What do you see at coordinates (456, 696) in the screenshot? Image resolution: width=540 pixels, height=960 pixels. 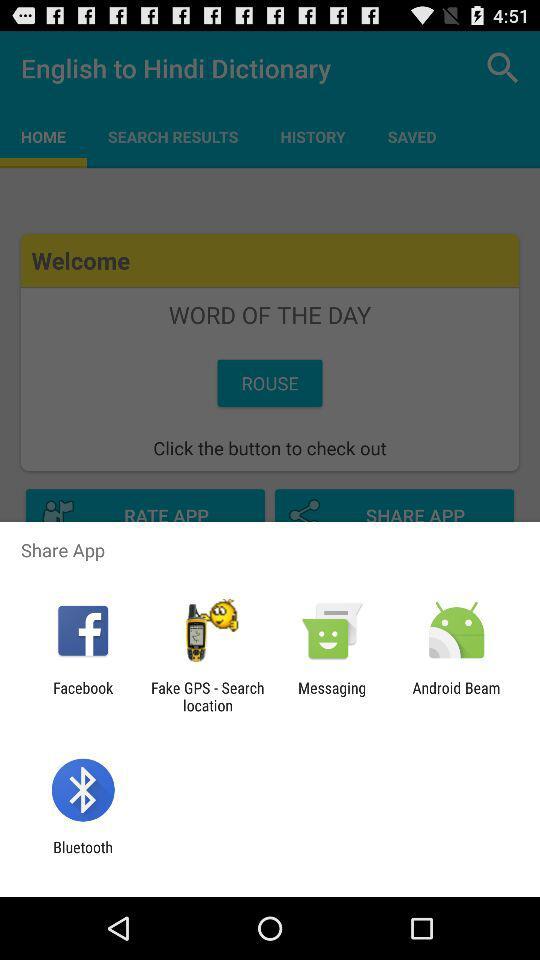 I see `the app at the bottom right corner` at bounding box center [456, 696].